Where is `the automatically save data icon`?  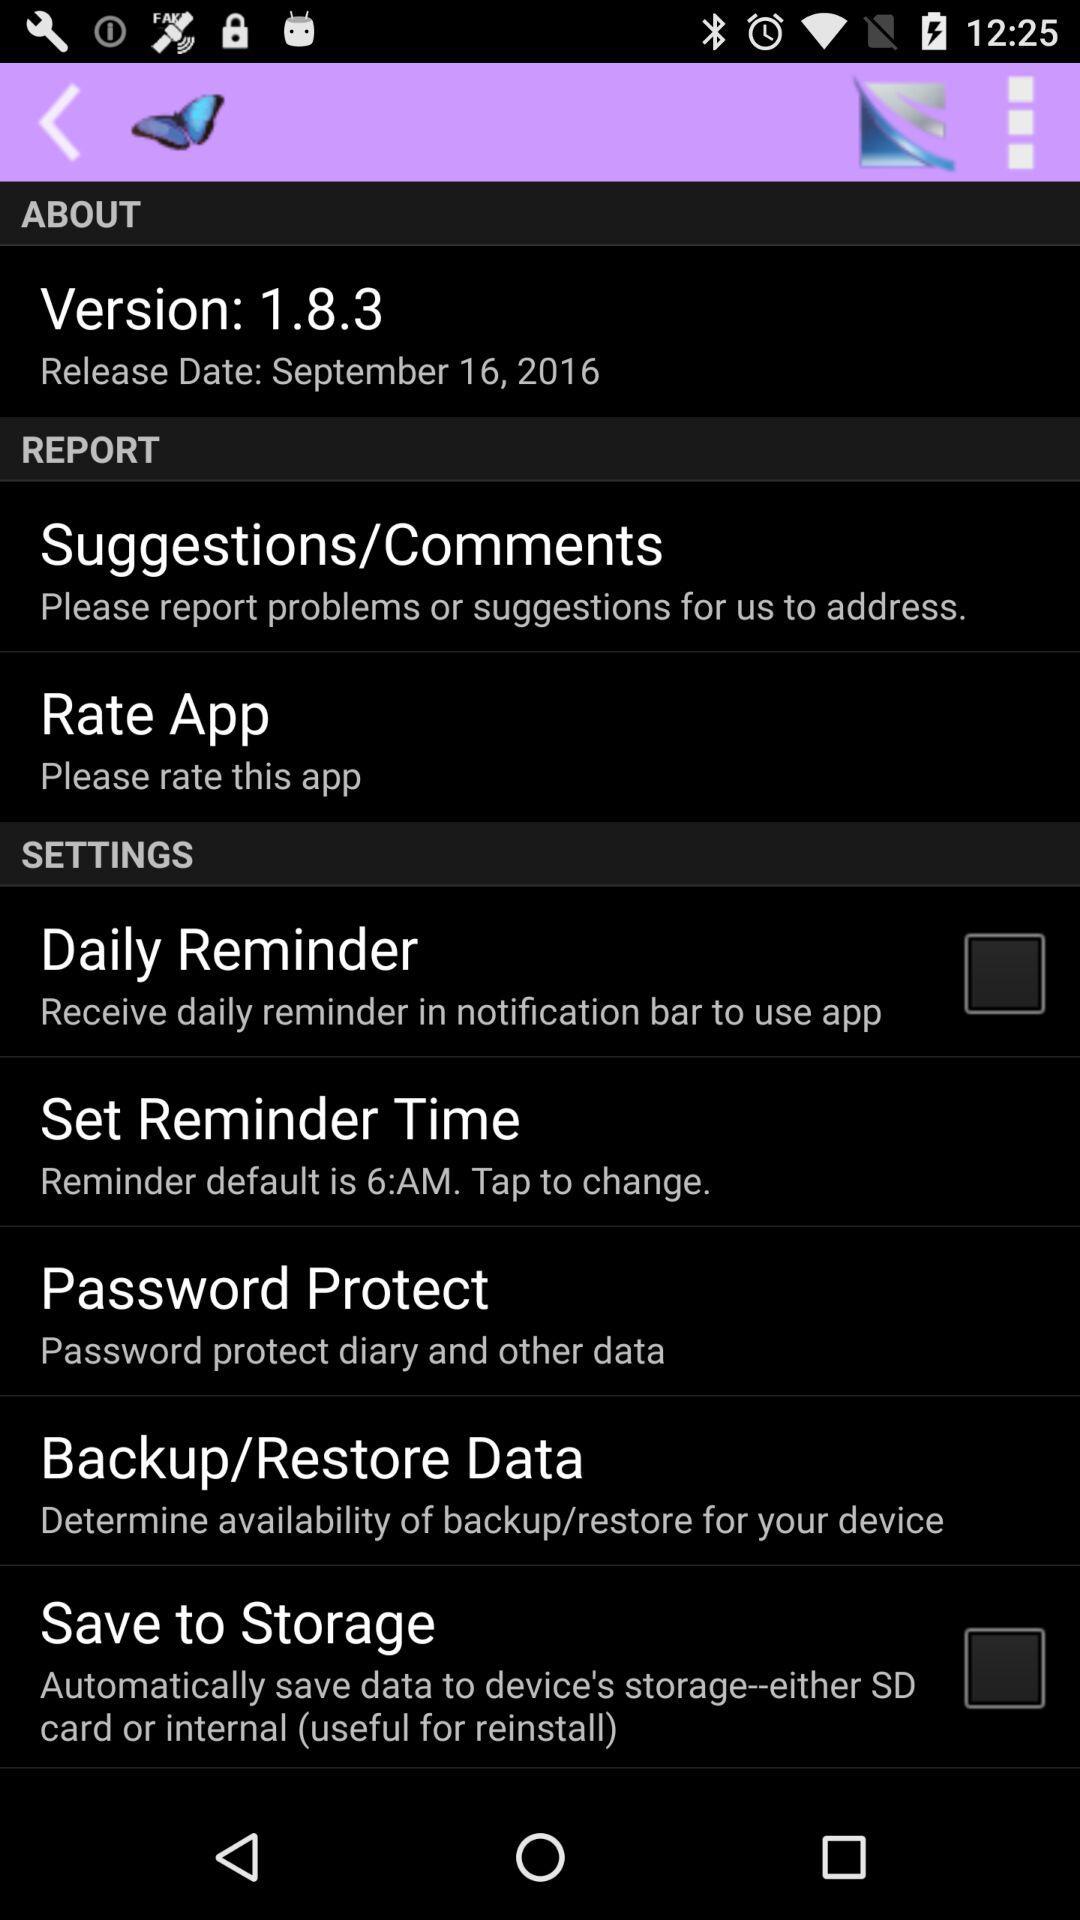 the automatically save data icon is located at coordinates (489, 1704).